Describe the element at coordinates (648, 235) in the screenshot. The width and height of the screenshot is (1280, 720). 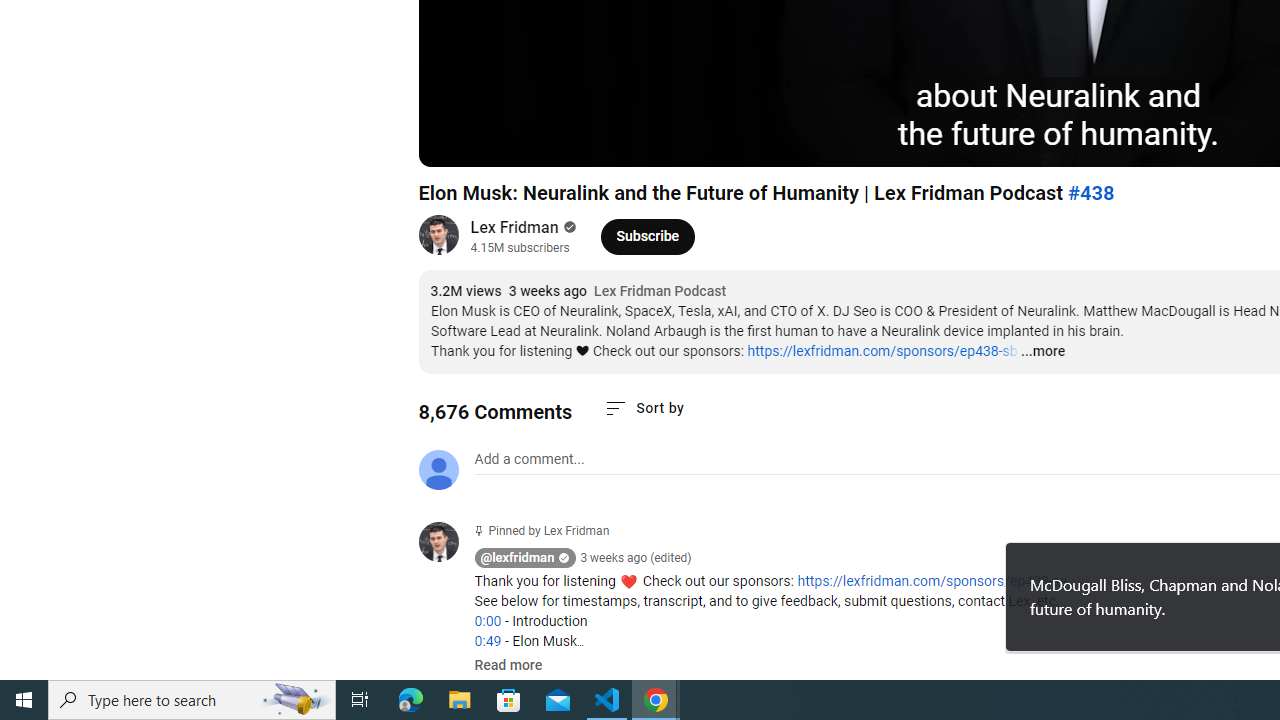
I see `'Subscribe to Lex Fridman.'` at that location.